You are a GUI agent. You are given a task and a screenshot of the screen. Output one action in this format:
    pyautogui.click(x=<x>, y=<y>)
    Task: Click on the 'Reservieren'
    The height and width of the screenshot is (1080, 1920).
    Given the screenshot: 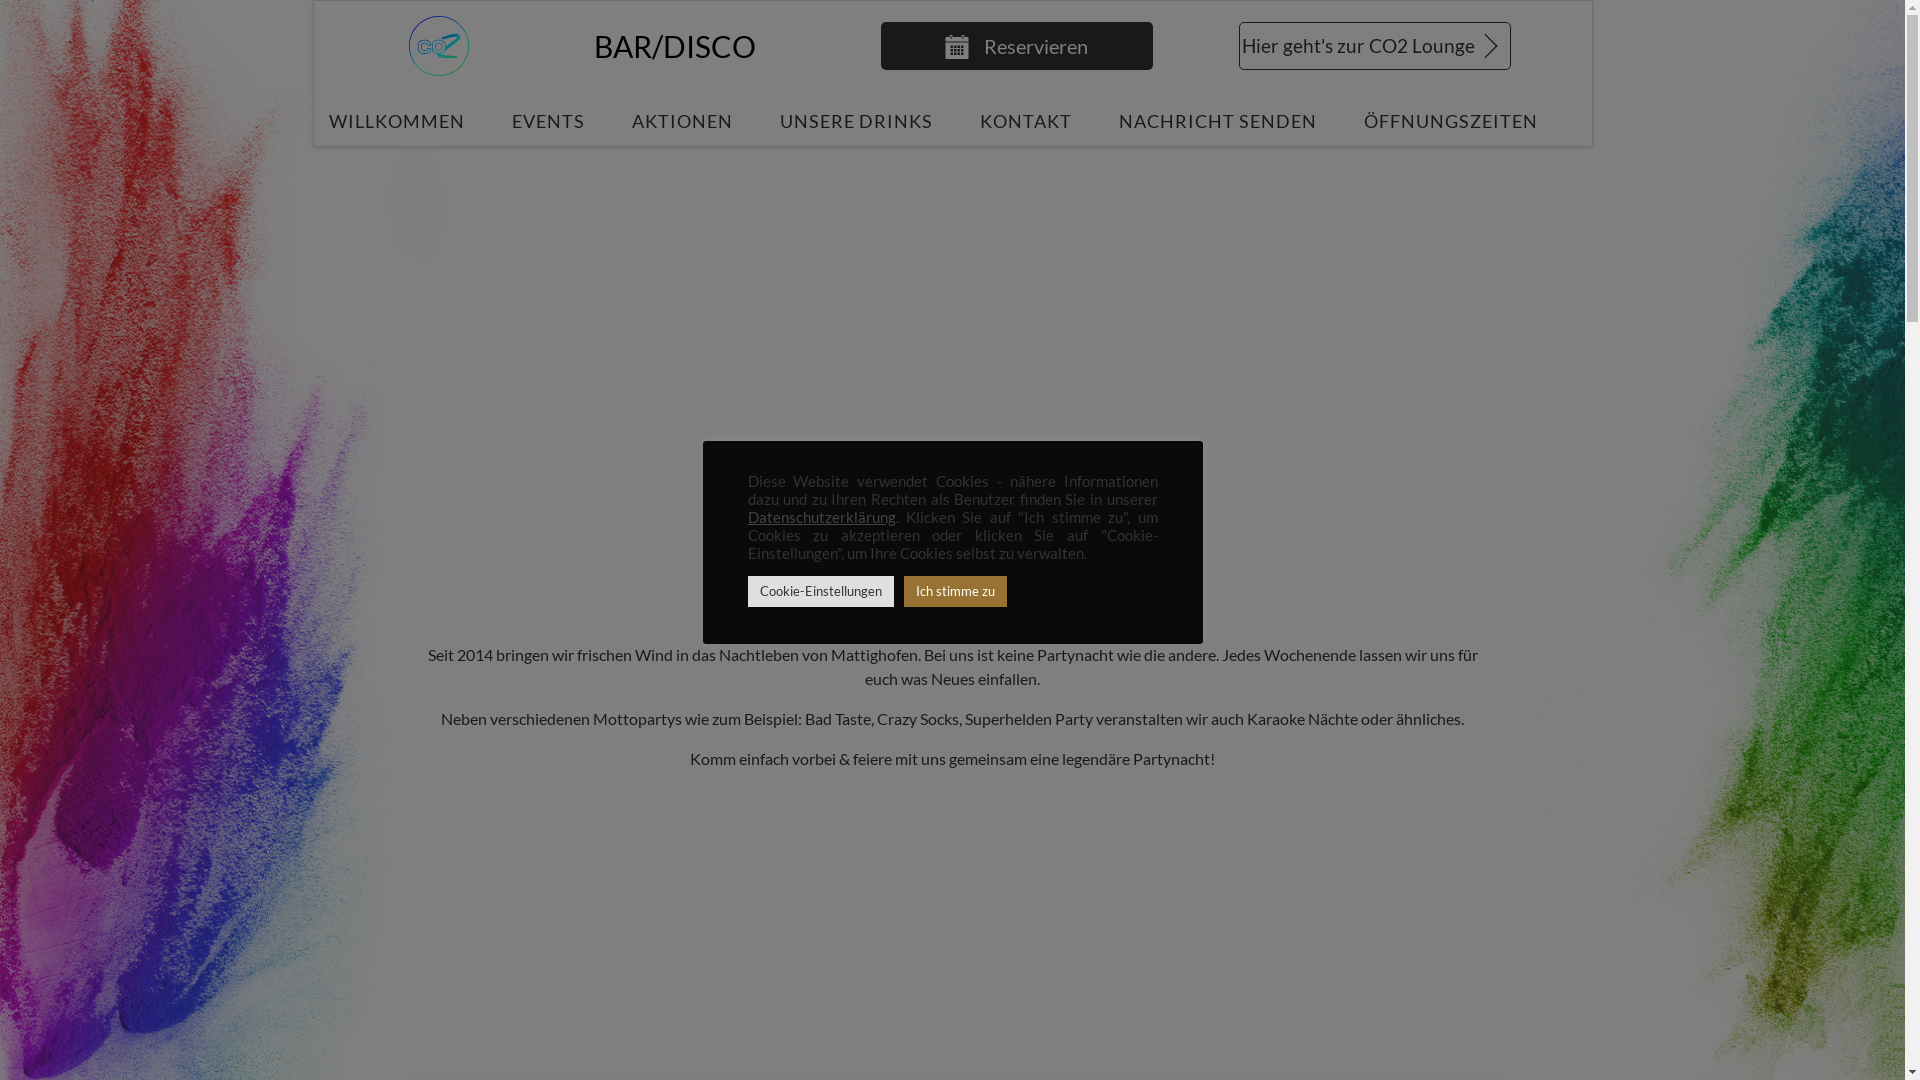 What is the action you would take?
    pyautogui.click(x=1016, y=45)
    